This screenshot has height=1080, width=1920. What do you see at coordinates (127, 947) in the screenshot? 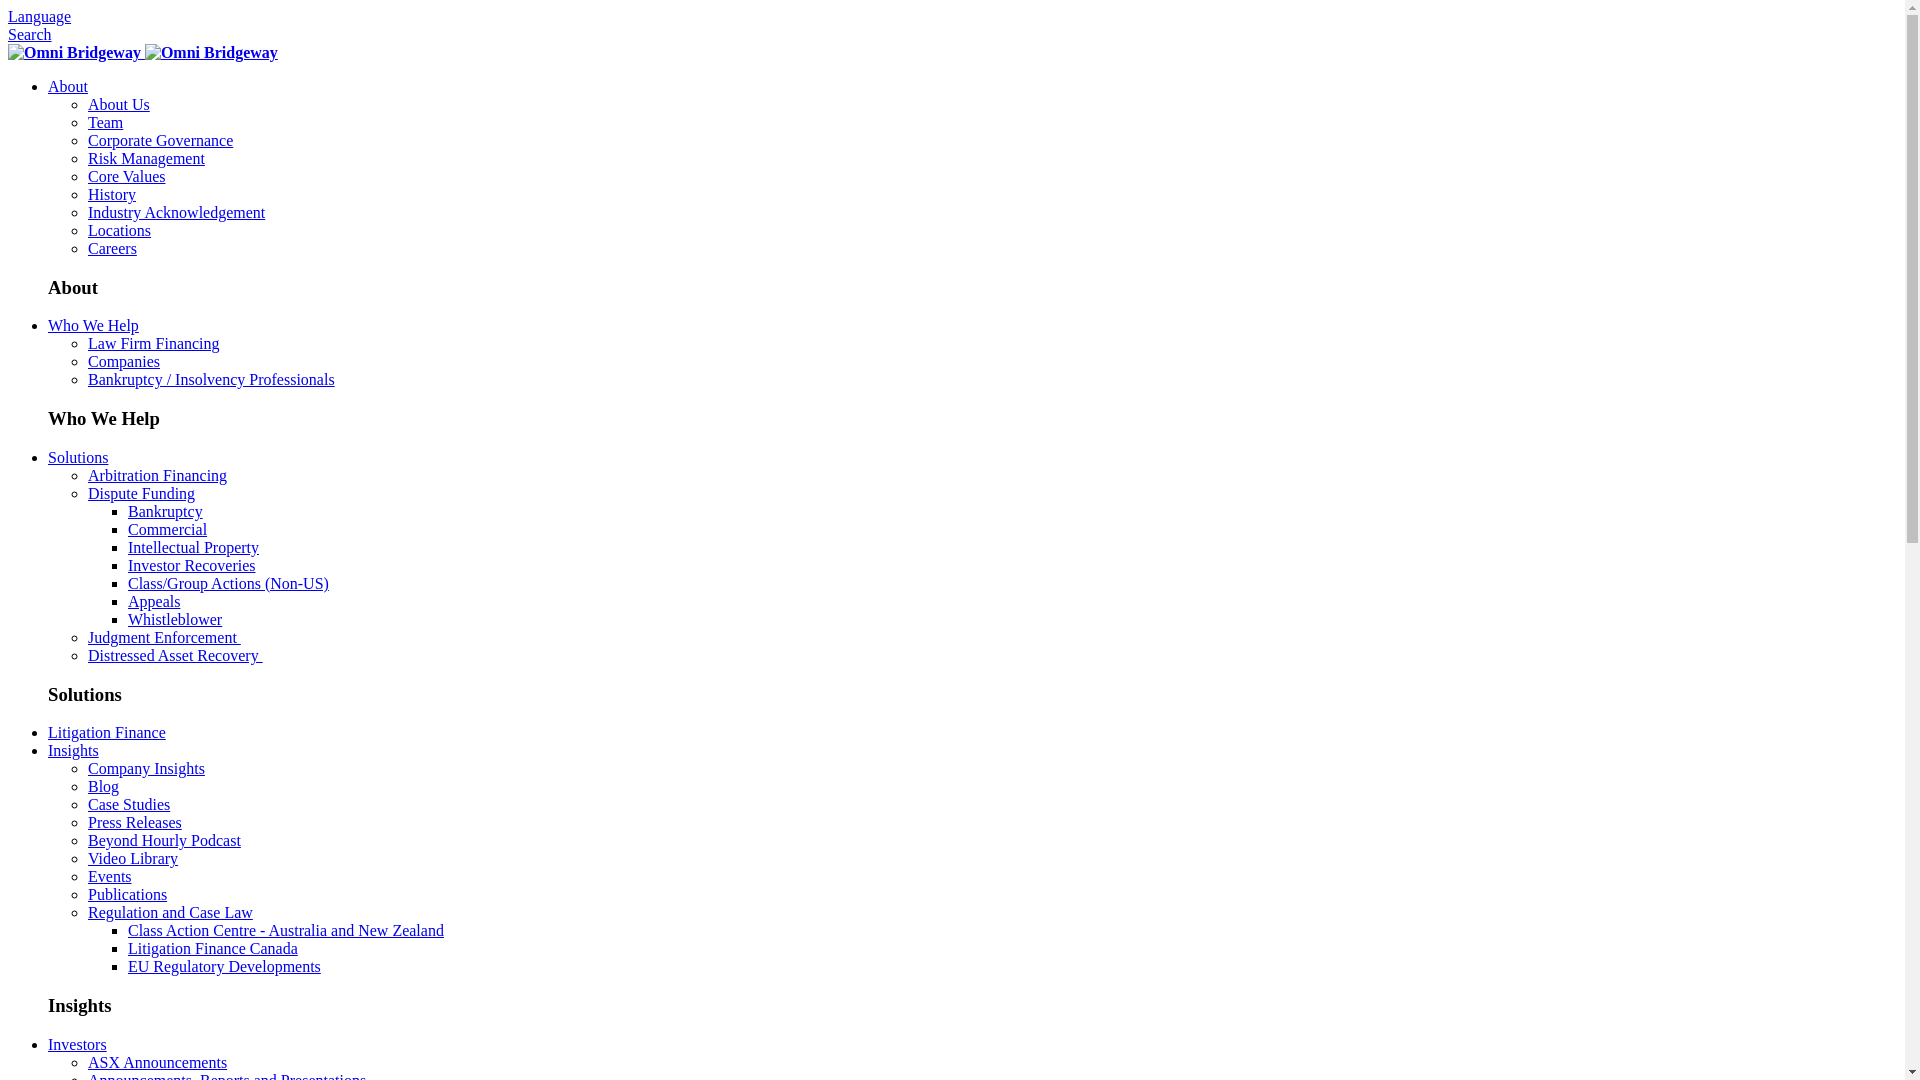
I see `'Litigation Finance Canada'` at bounding box center [127, 947].